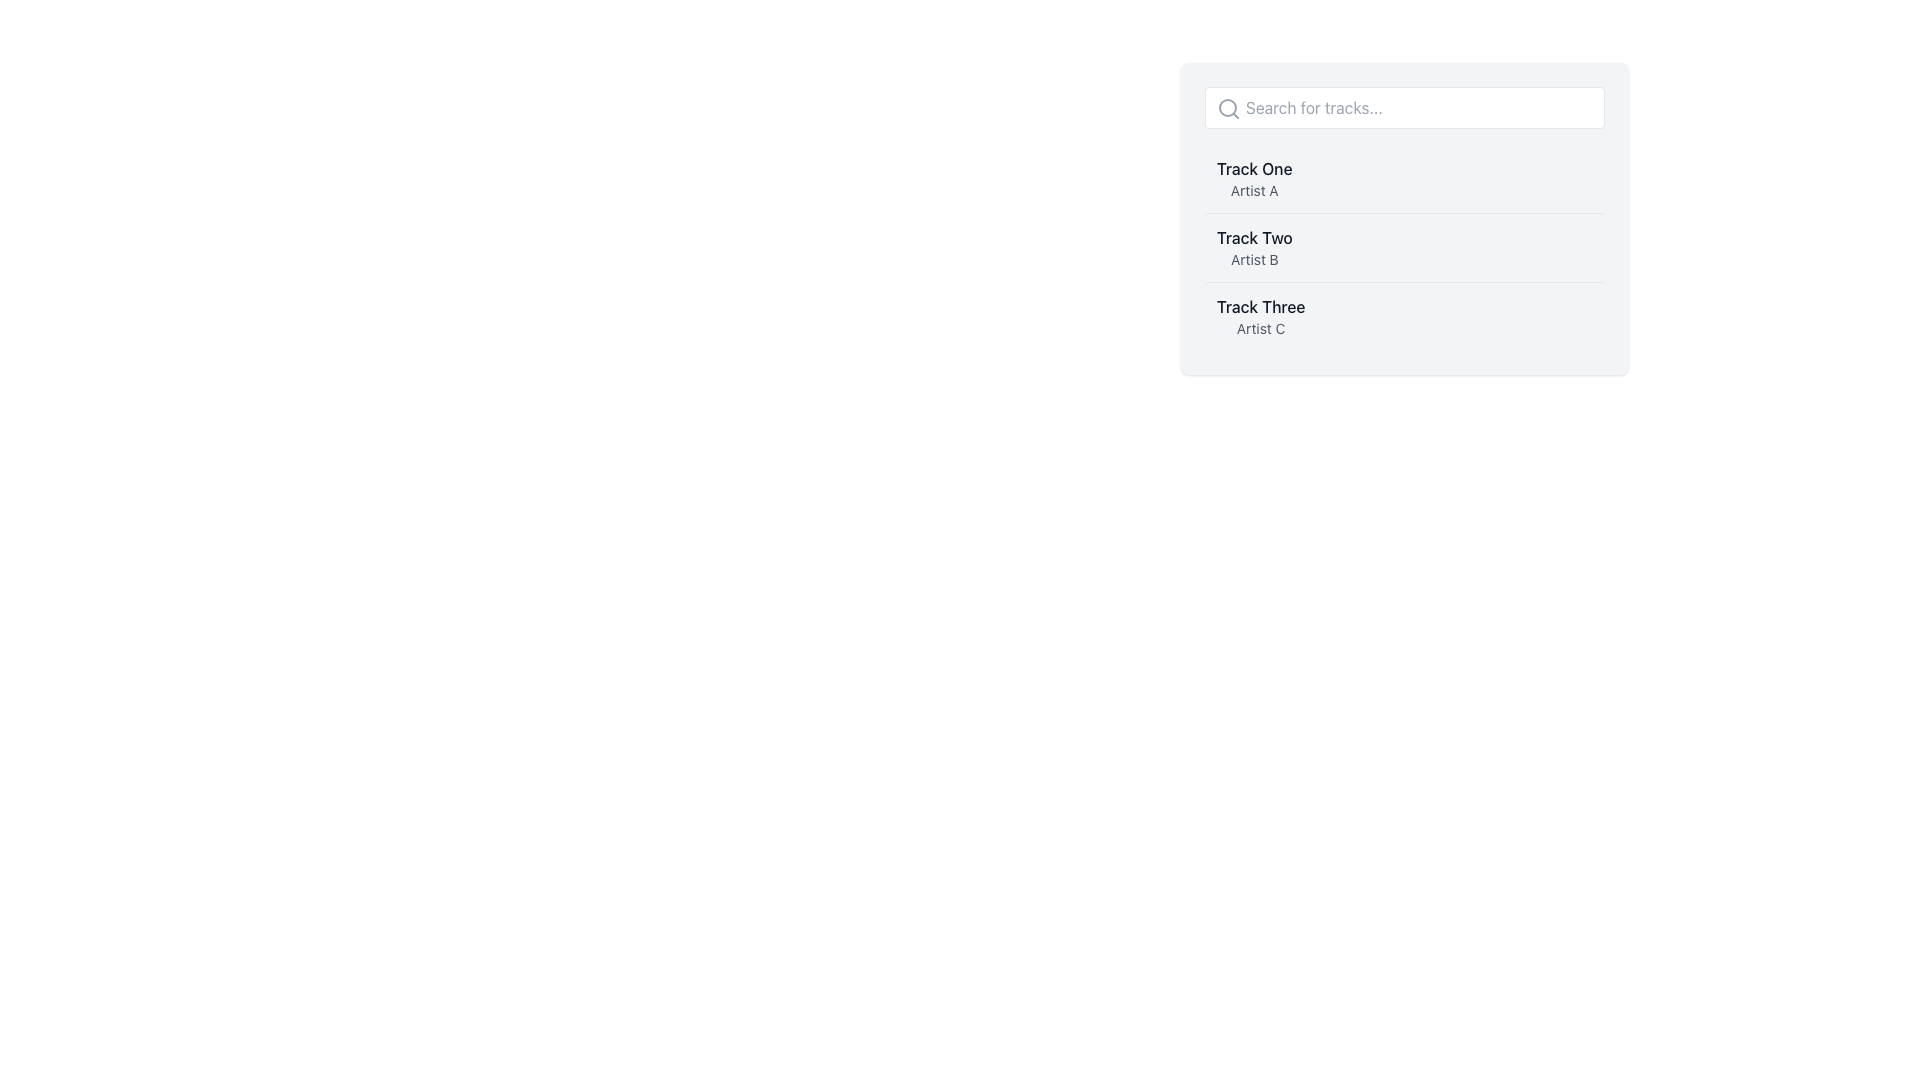 The width and height of the screenshot is (1920, 1080). What do you see at coordinates (1253, 177) in the screenshot?
I see `the first list item displaying 'Track One' by 'Artist A'` at bounding box center [1253, 177].